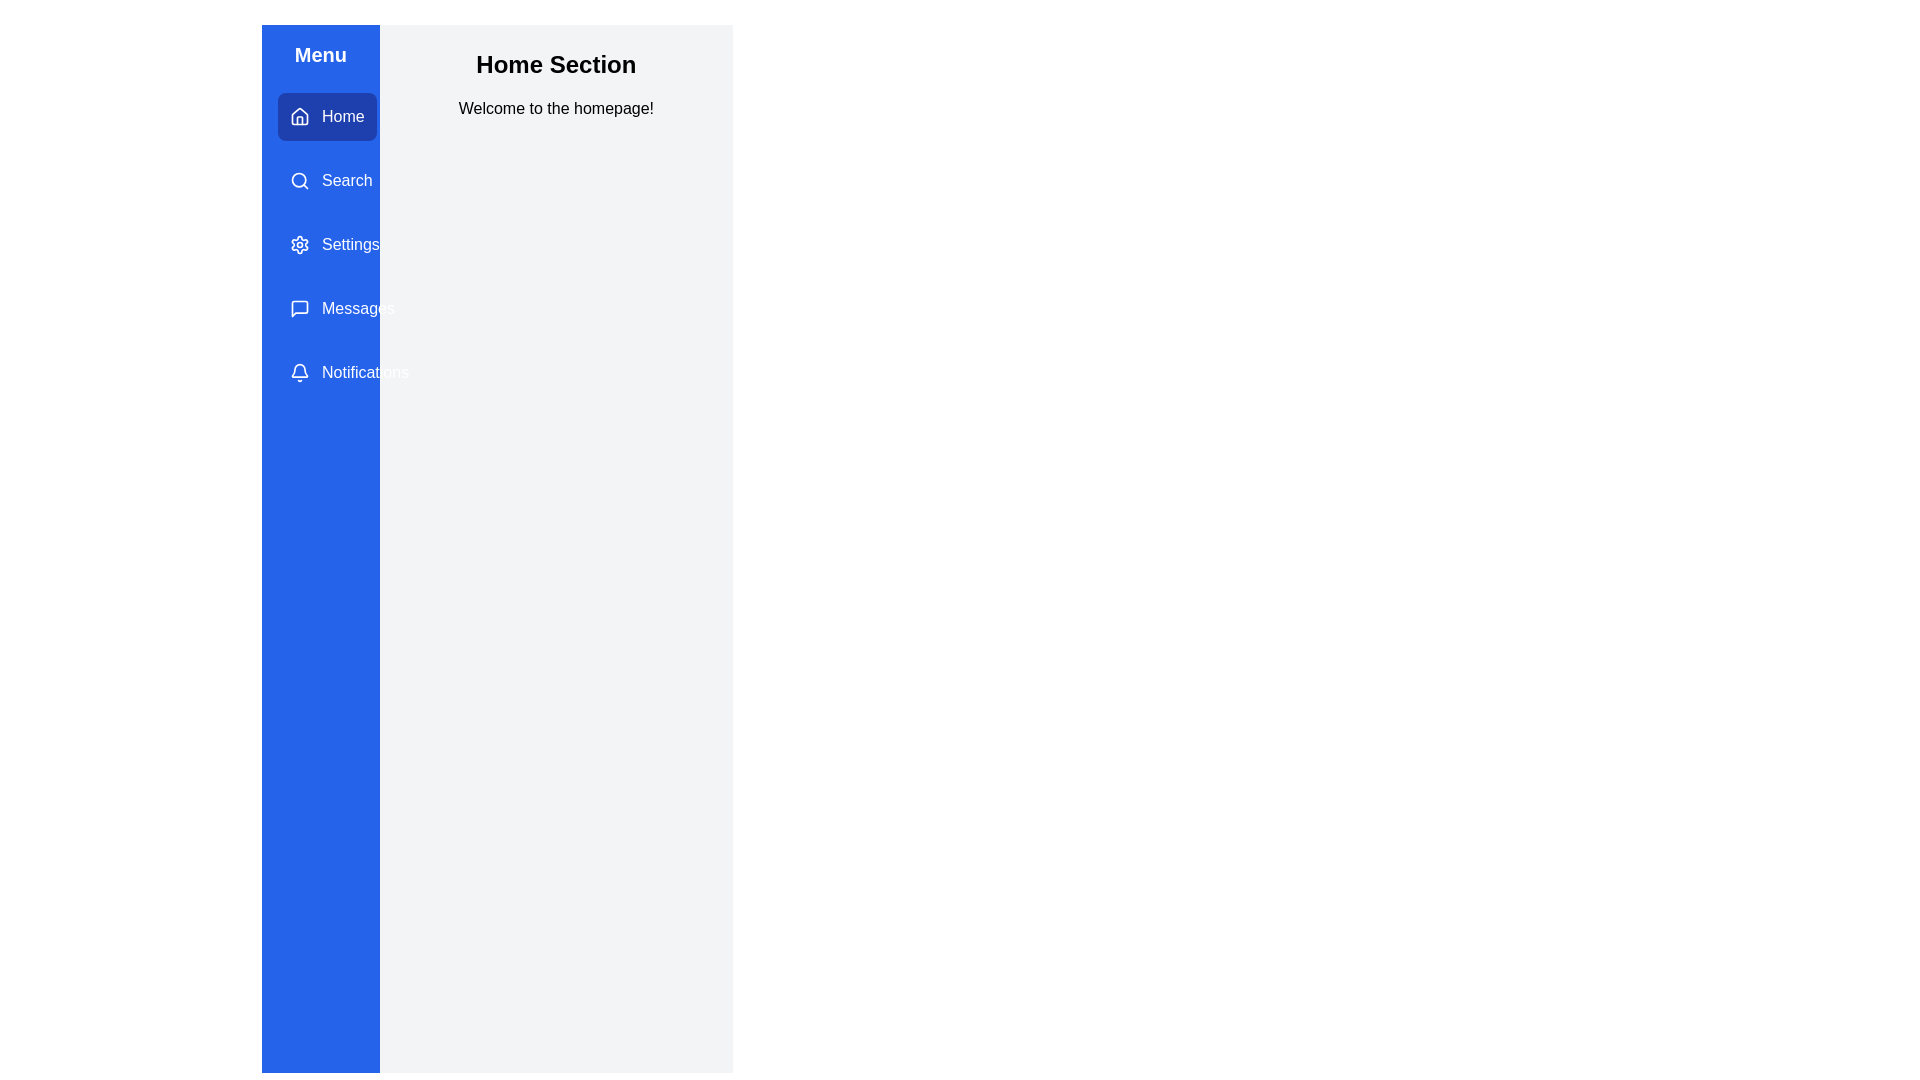  What do you see at coordinates (298, 180) in the screenshot?
I see `the decorative graphic (SVG circle) within the magnifying glass icon associated with the 'Search' menu item` at bounding box center [298, 180].